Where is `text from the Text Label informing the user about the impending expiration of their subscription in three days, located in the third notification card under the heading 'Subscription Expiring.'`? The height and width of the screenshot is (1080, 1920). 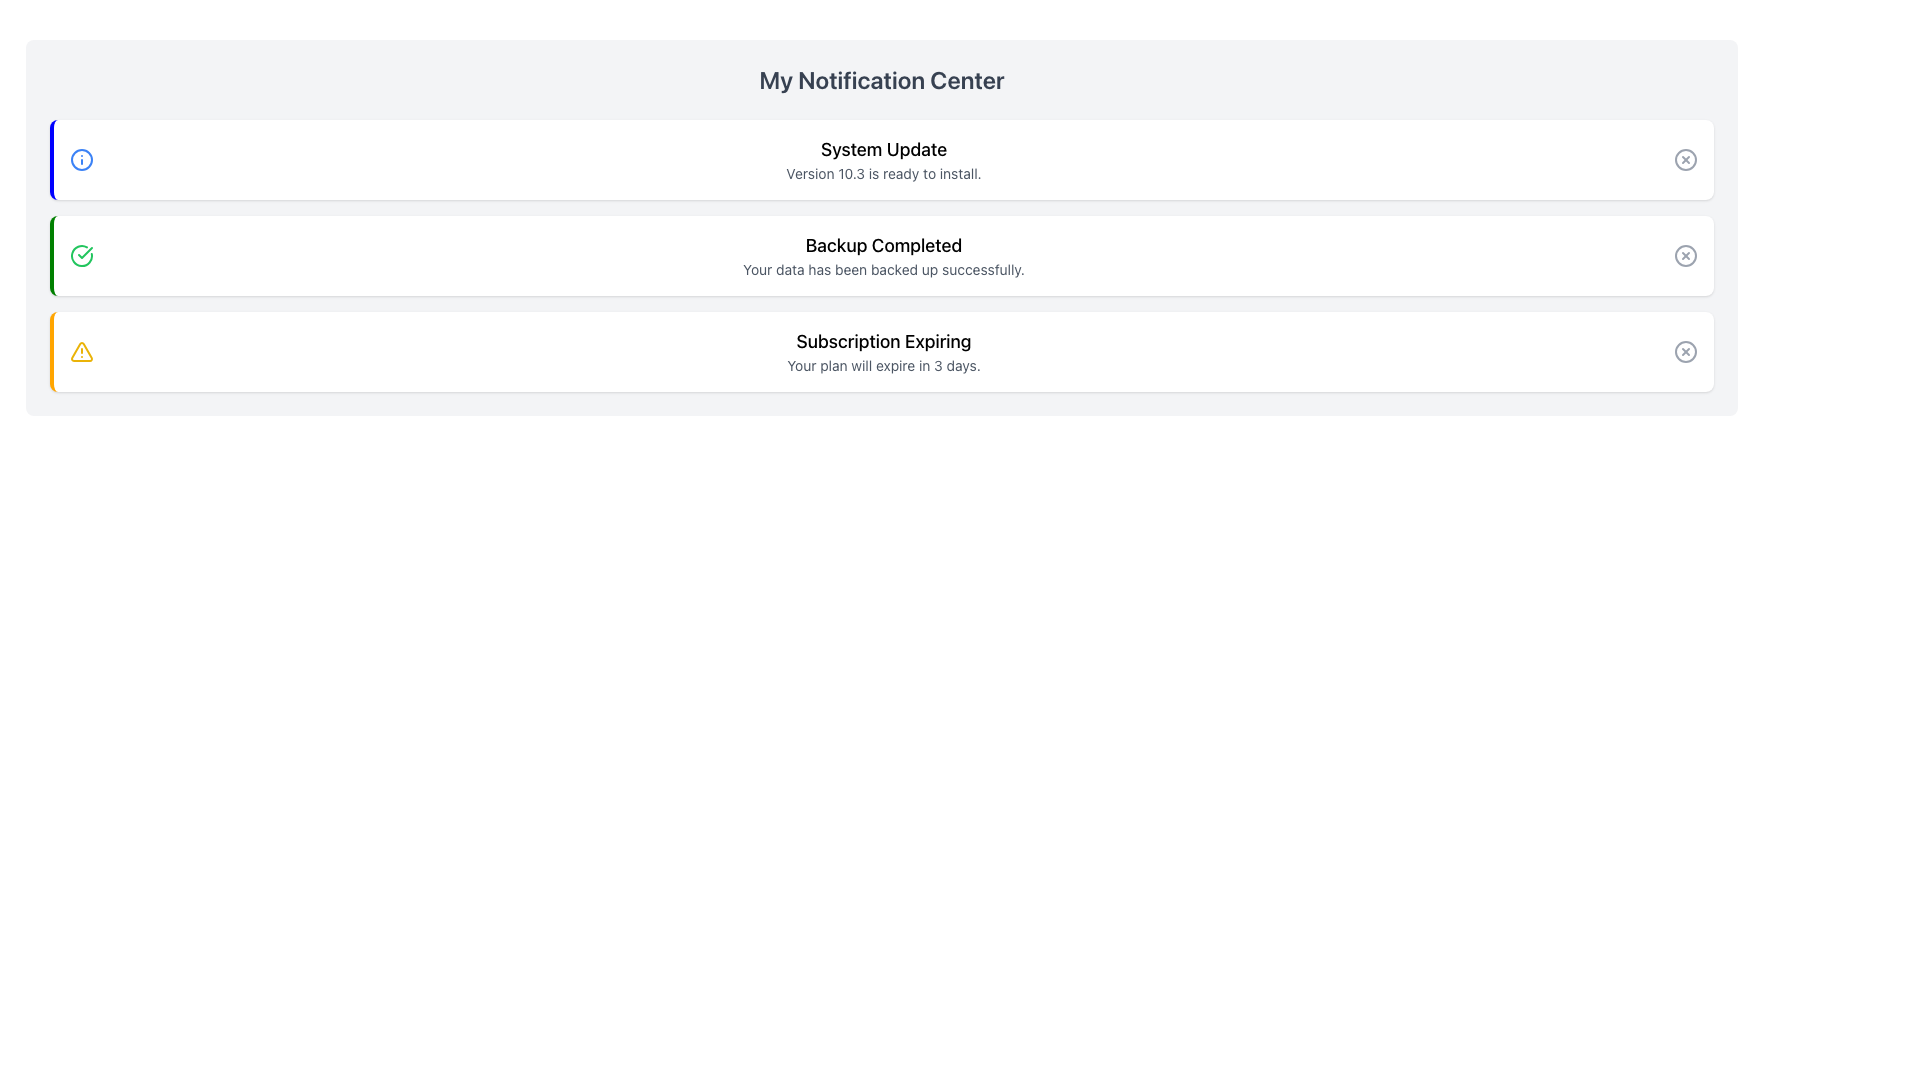
text from the Text Label informing the user about the impending expiration of their subscription in three days, located in the third notification card under the heading 'Subscription Expiring.' is located at coordinates (882, 366).